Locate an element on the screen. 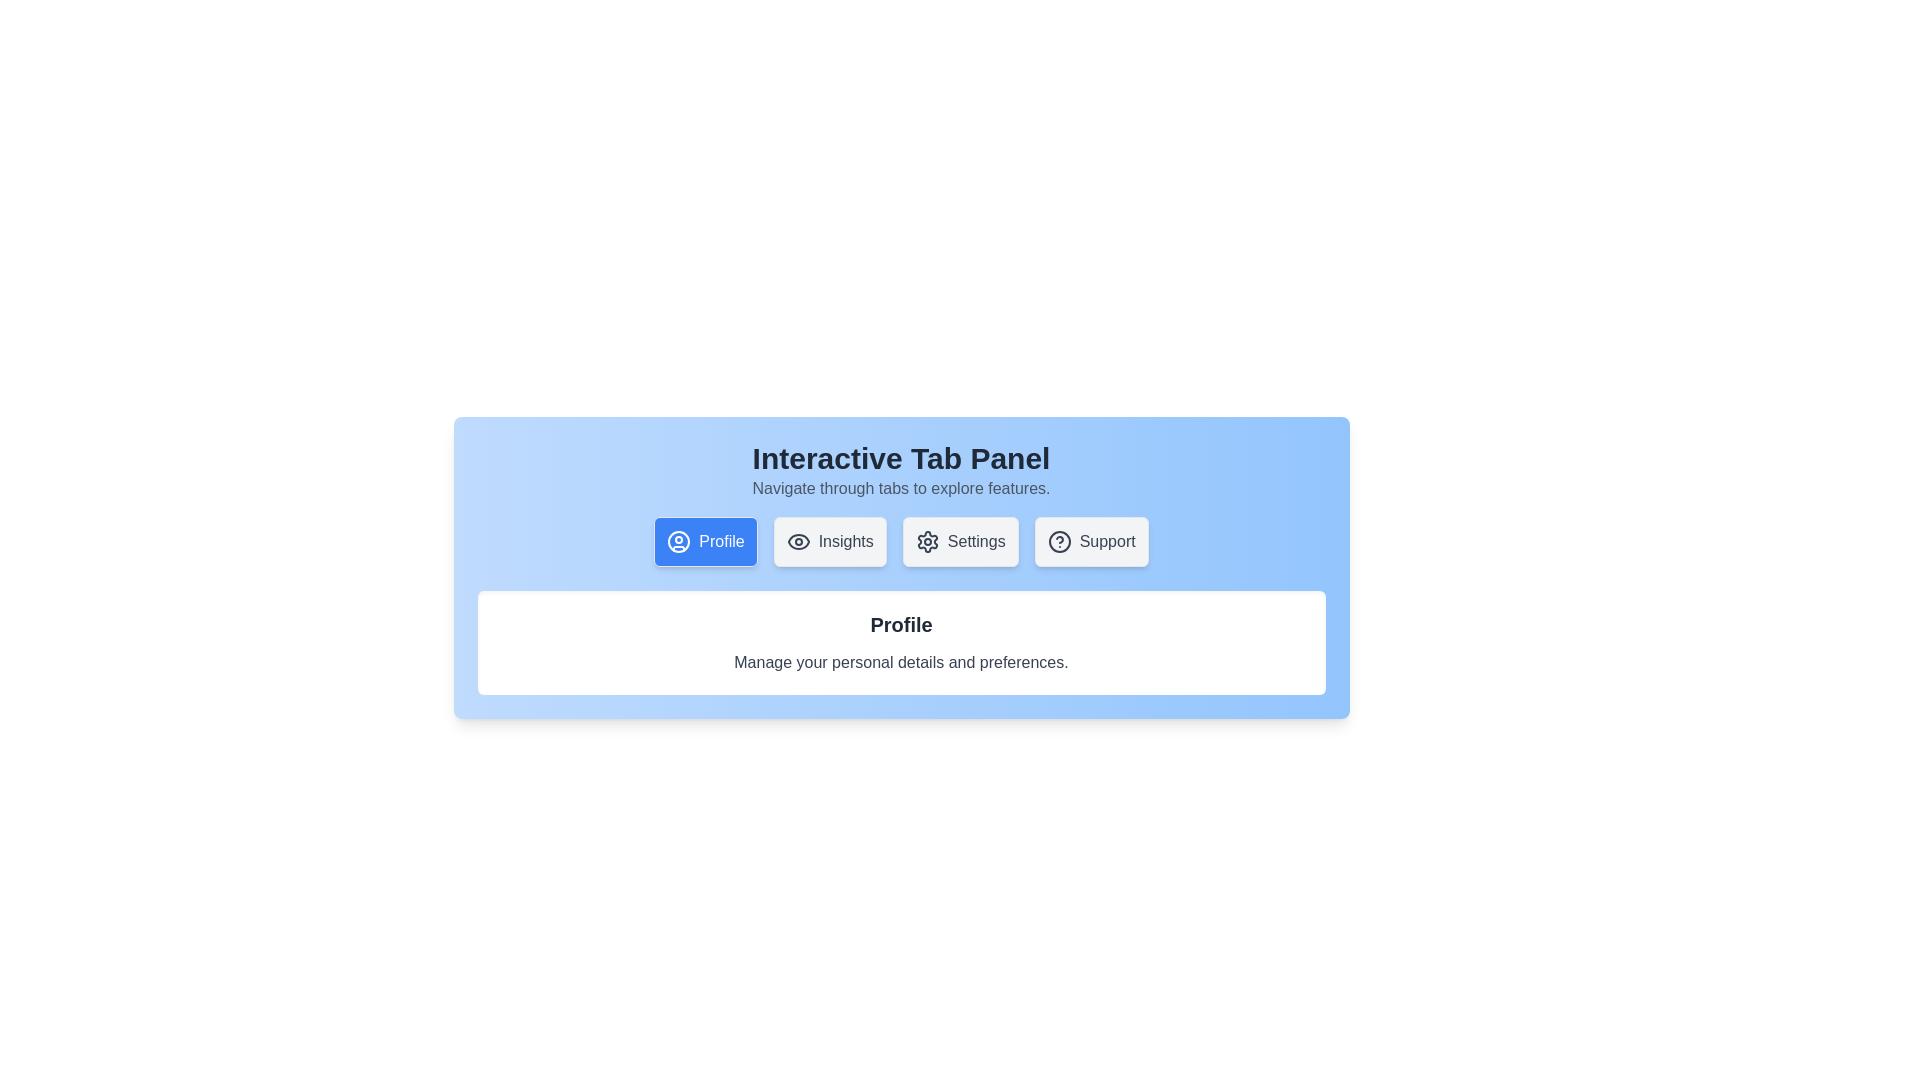 The height and width of the screenshot is (1080, 1920). the Insights tab to view its content is located at coordinates (830, 542).